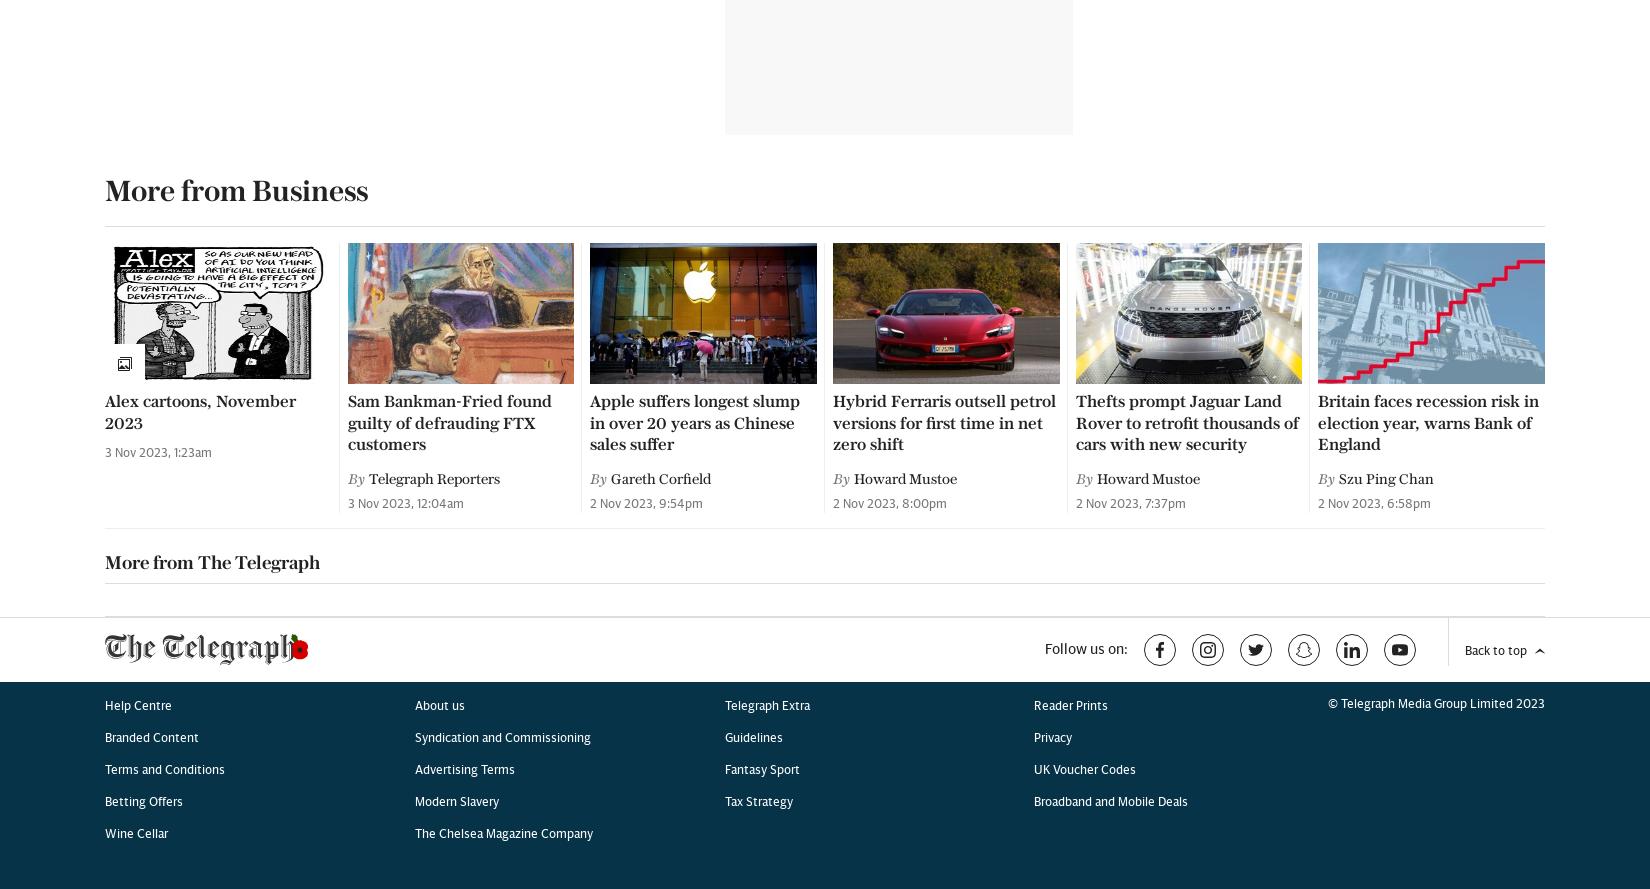 The image size is (1650, 889). Describe the element at coordinates (1053, 119) in the screenshot. I see `'Privacy'` at that location.